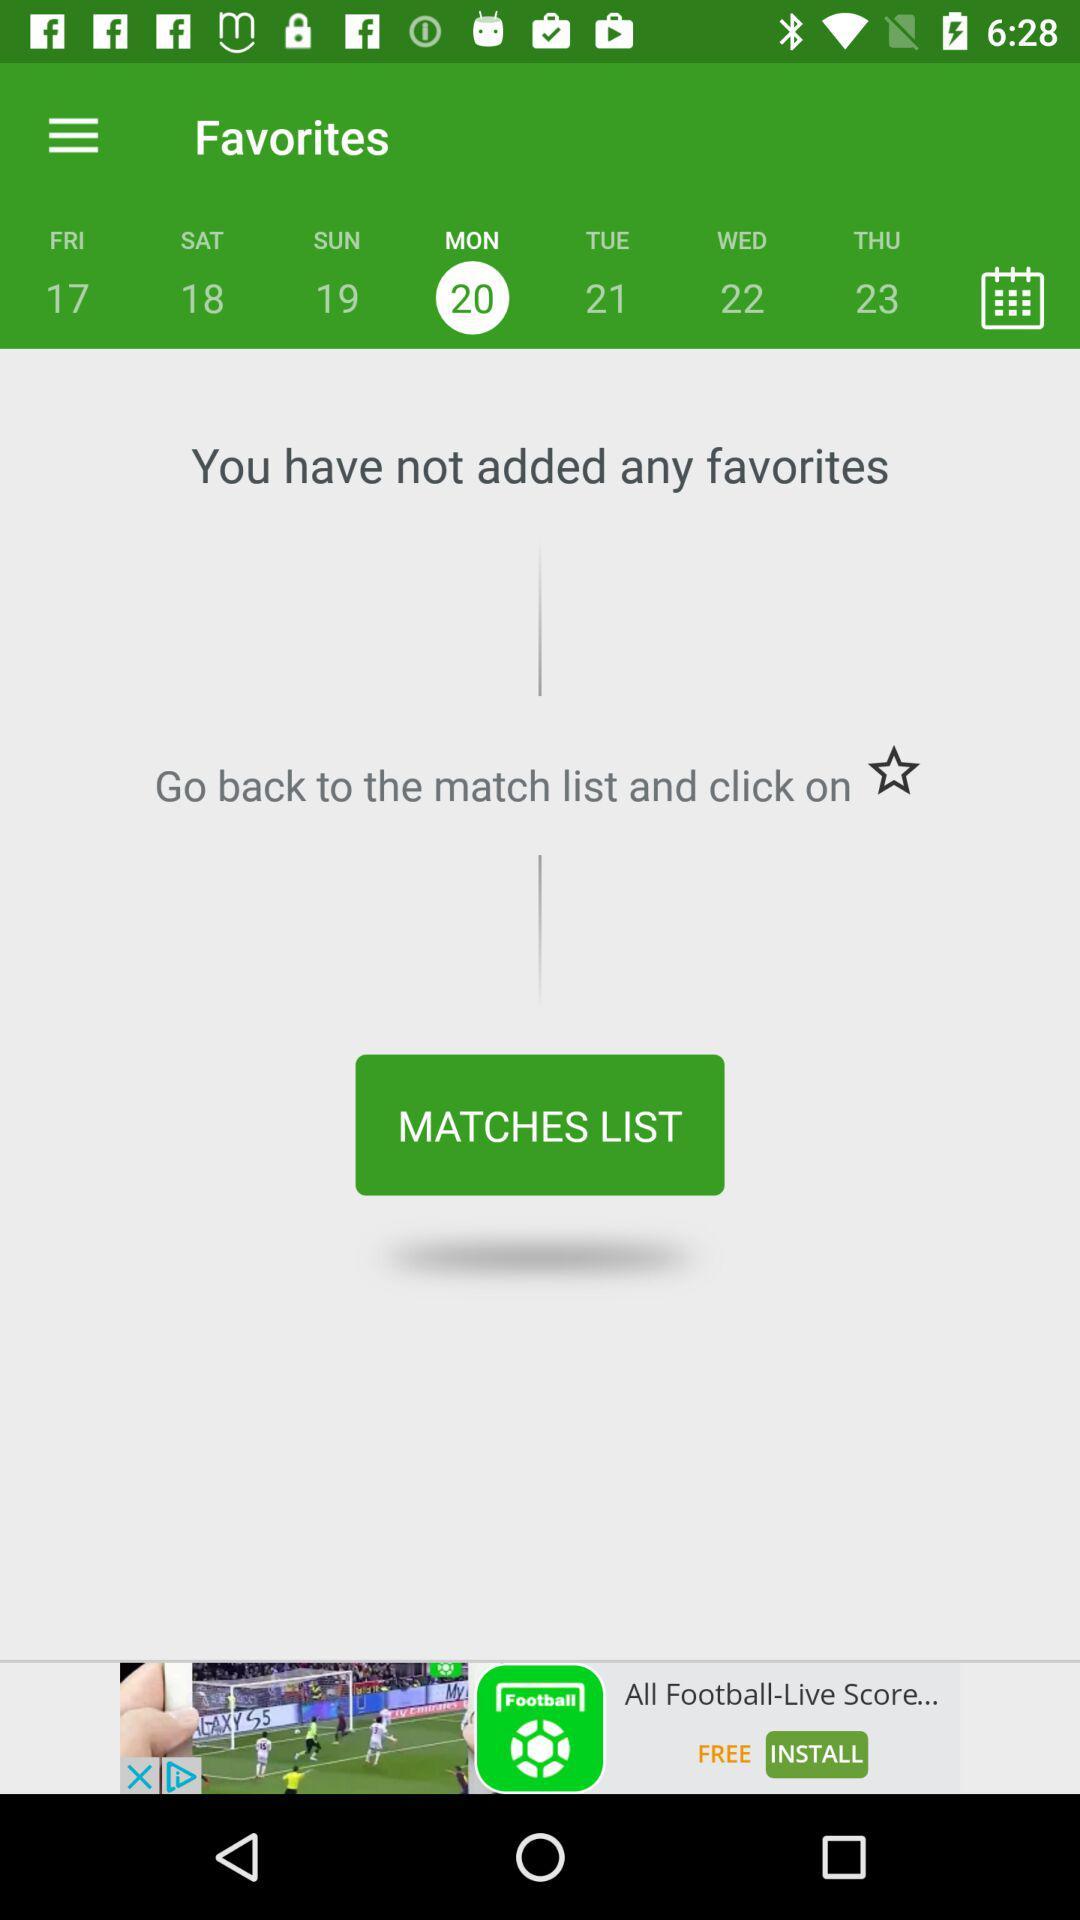 Image resolution: width=1080 pixels, height=1920 pixels. I want to click on the advertised app 's page, so click(540, 1727).